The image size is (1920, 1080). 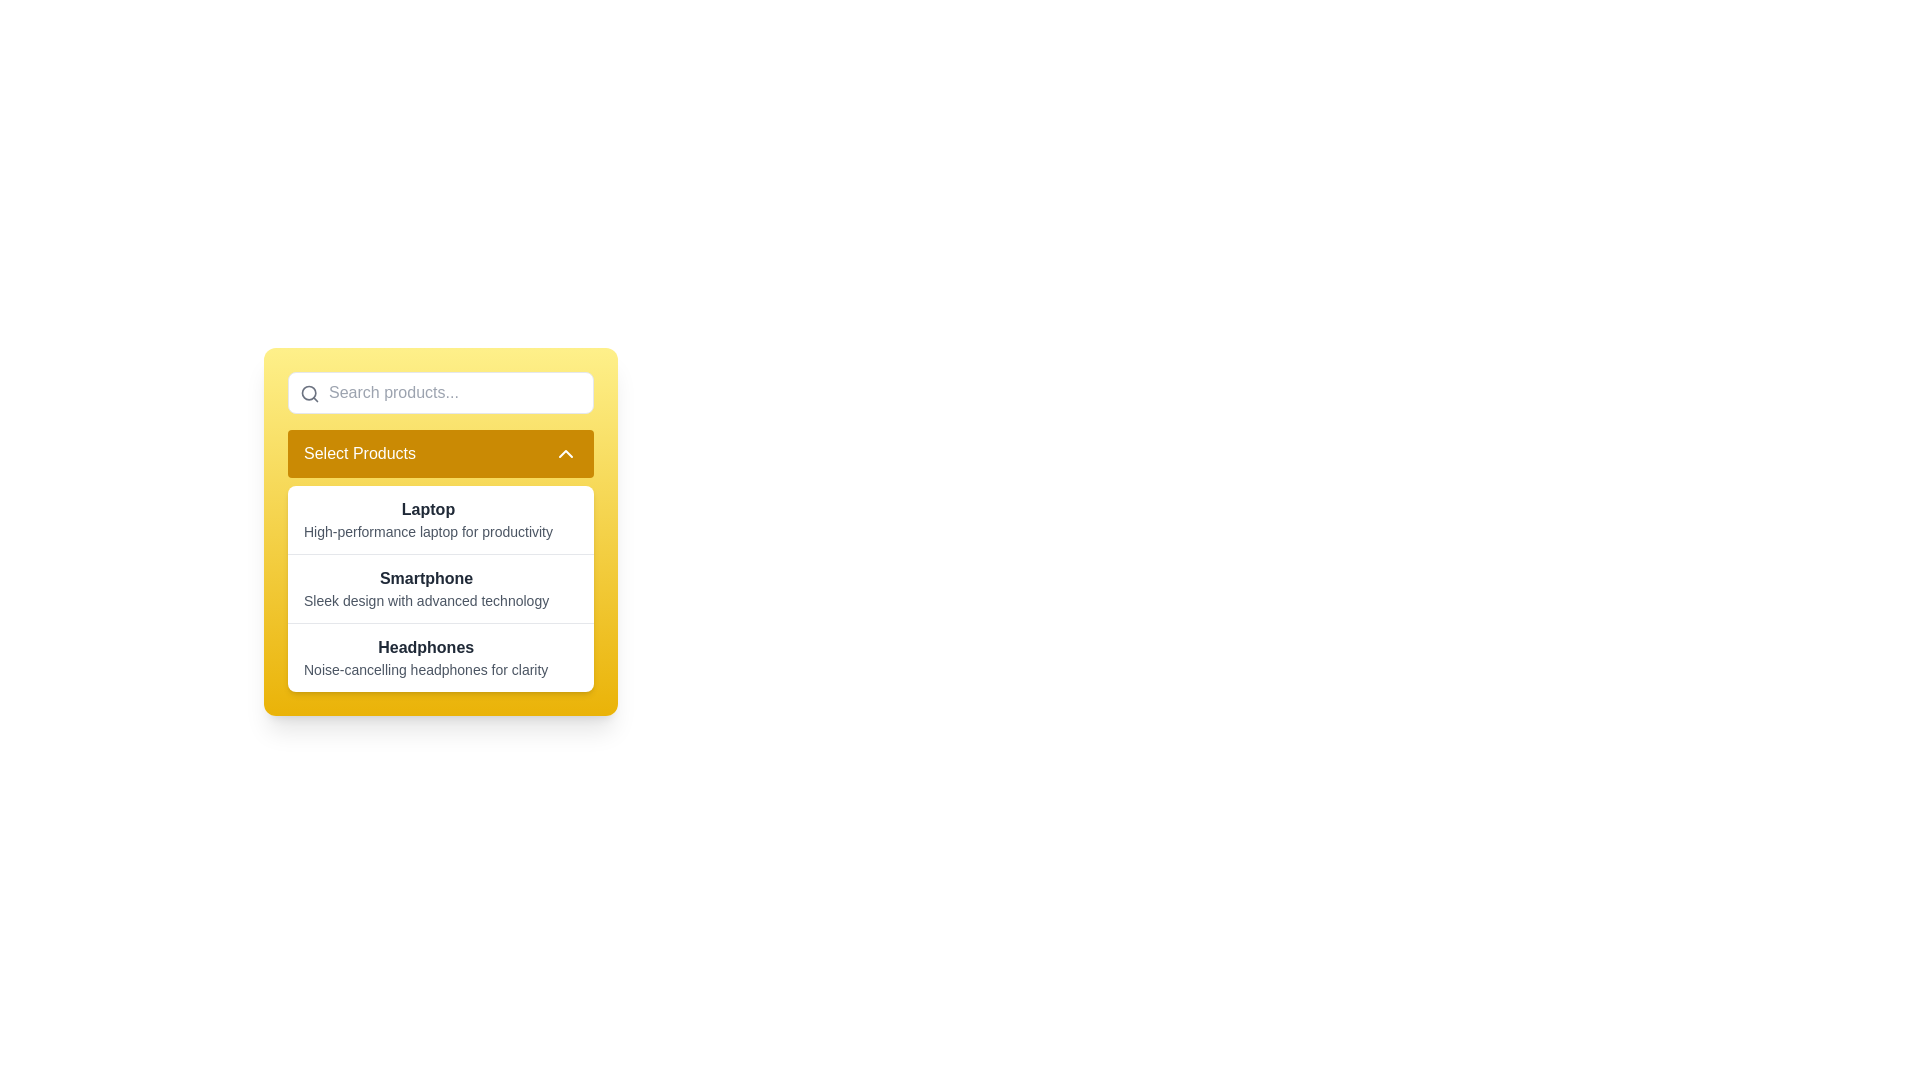 What do you see at coordinates (425, 578) in the screenshot?
I see `the 'Smartphone' text label, which is the second item in the 'Select Products' dropdown menu, indicating the product category` at bounding box center [425, 578].